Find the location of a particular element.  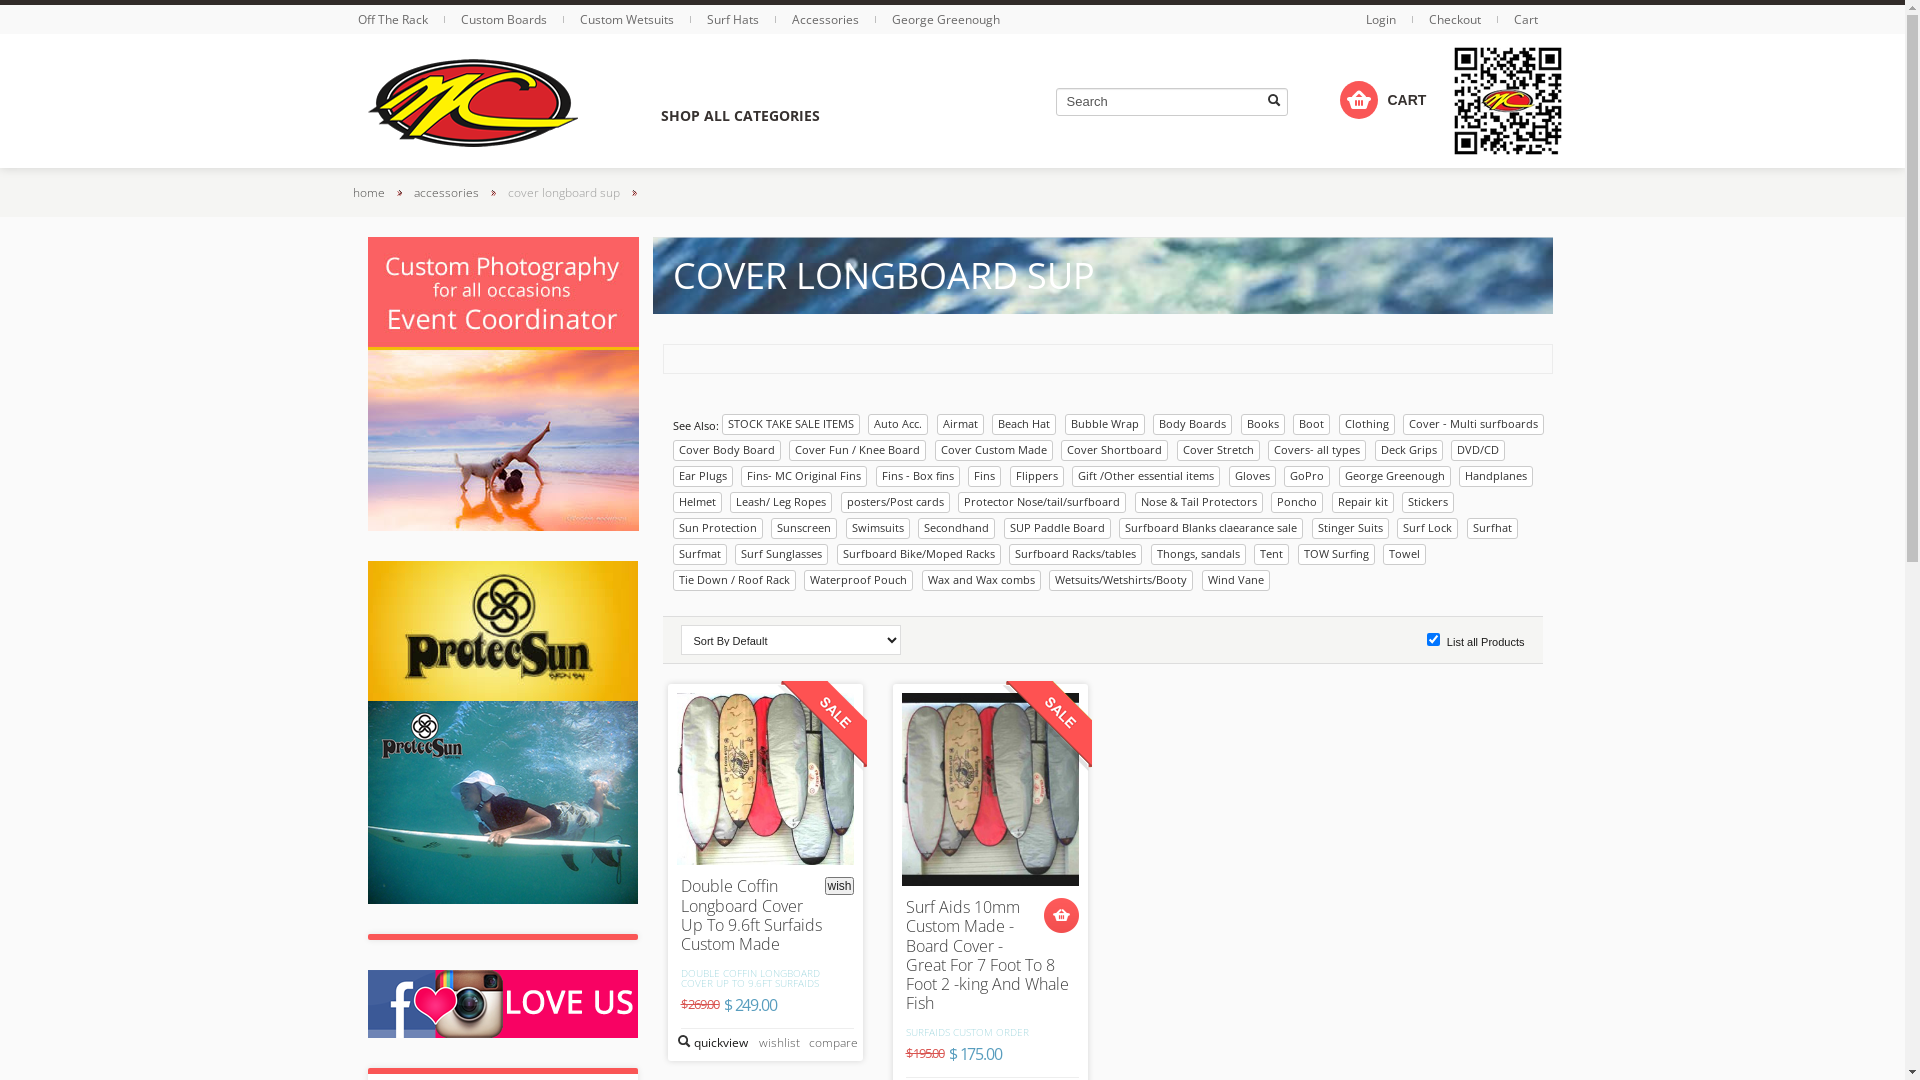

'wish' is located at coordinates (839, 885).